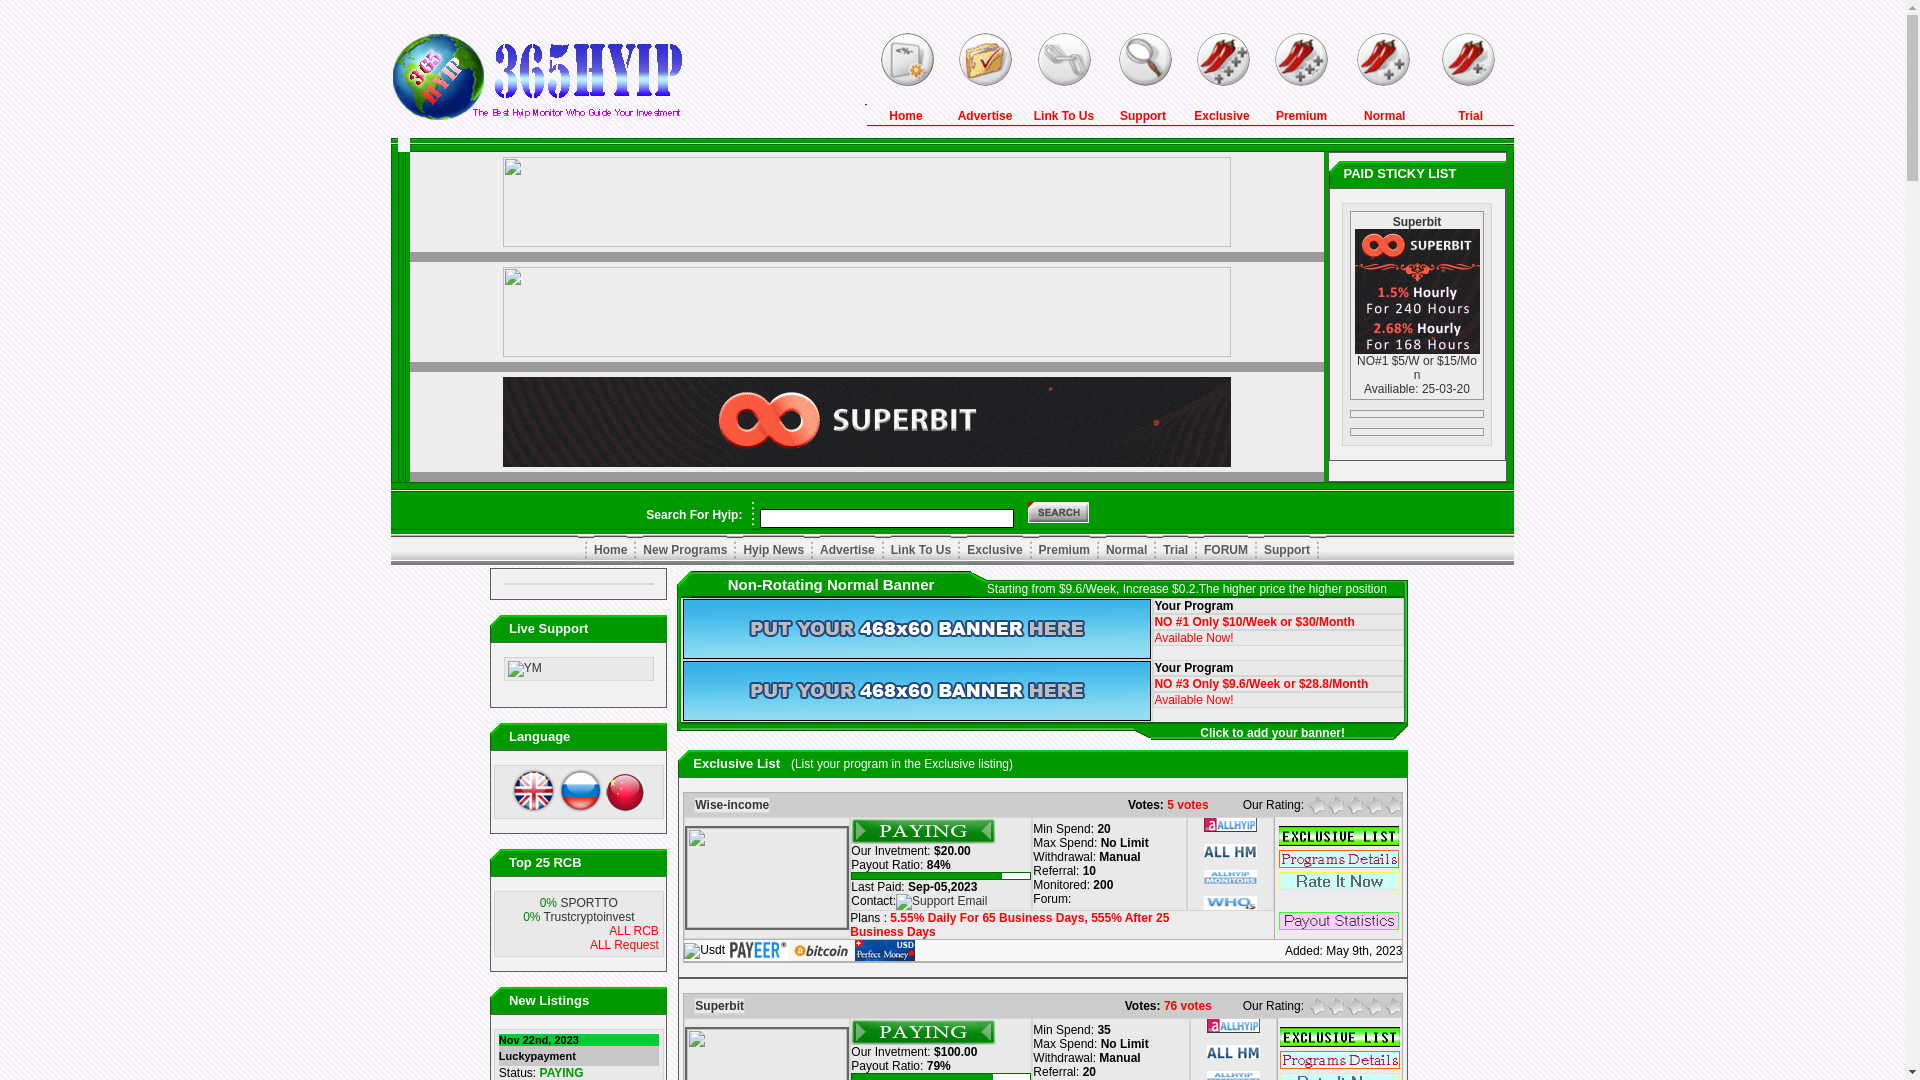 This screenshot has height=1080, width=1920. What do you see at coordinates (901, 763) in the screenshot?
I see `'(List your program in the Exclusive listing)'` at bounding box center [901, 763].